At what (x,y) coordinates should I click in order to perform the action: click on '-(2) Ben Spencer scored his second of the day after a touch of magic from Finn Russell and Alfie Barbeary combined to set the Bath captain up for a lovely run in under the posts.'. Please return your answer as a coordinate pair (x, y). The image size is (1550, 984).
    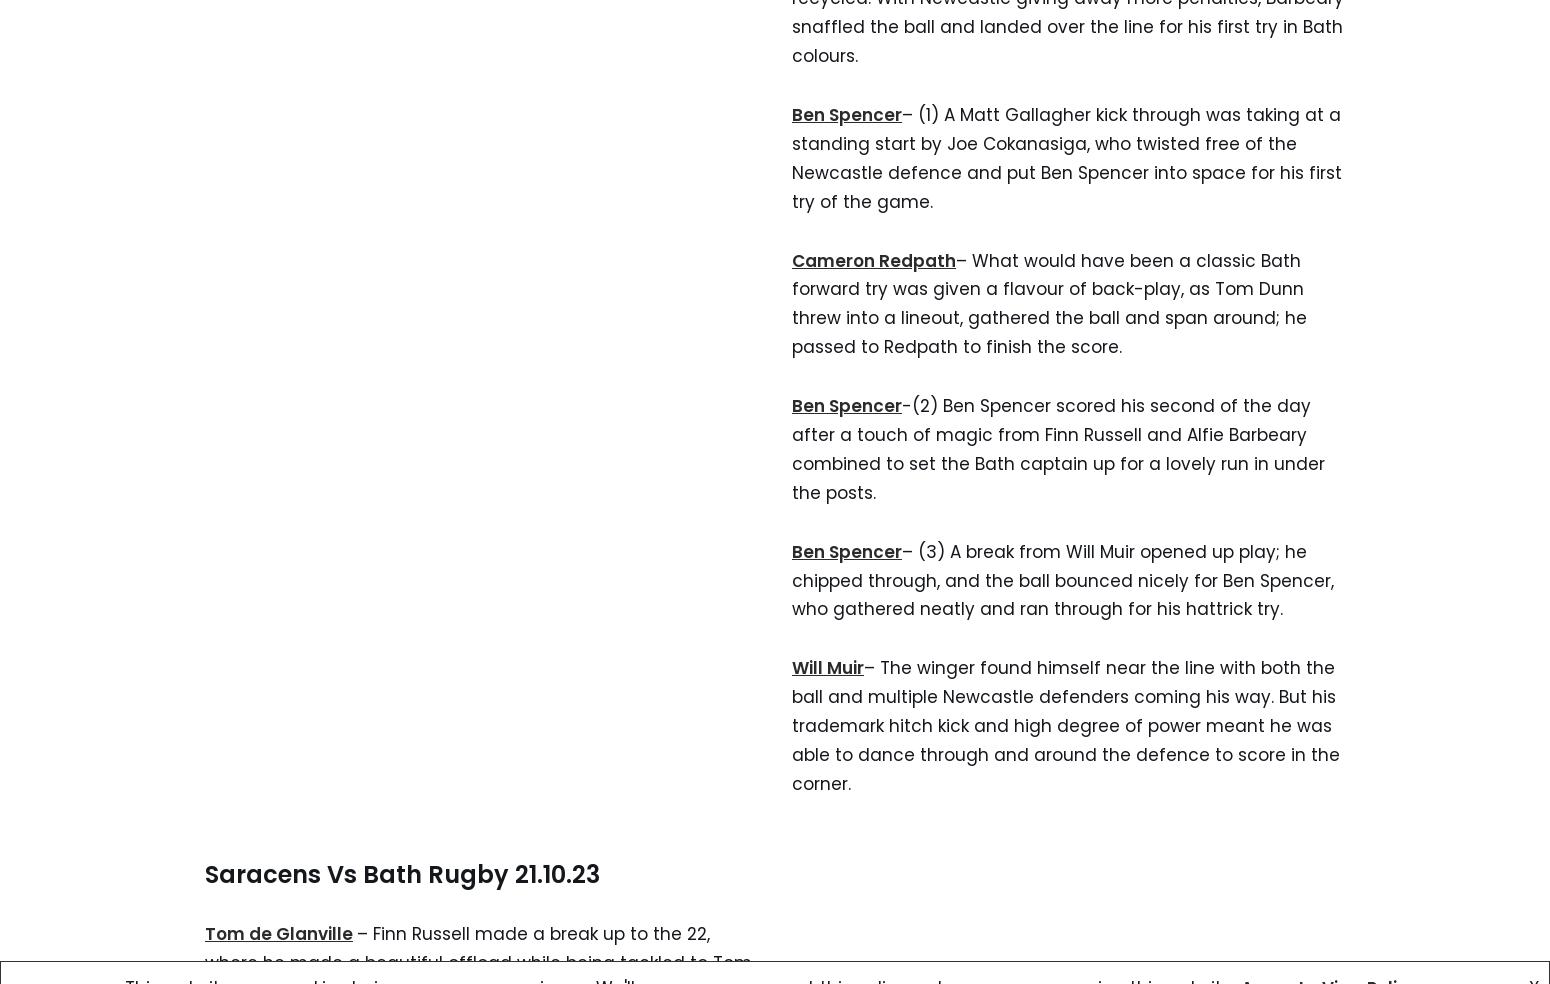
    Looking at the image, I should click on (1058, 448).